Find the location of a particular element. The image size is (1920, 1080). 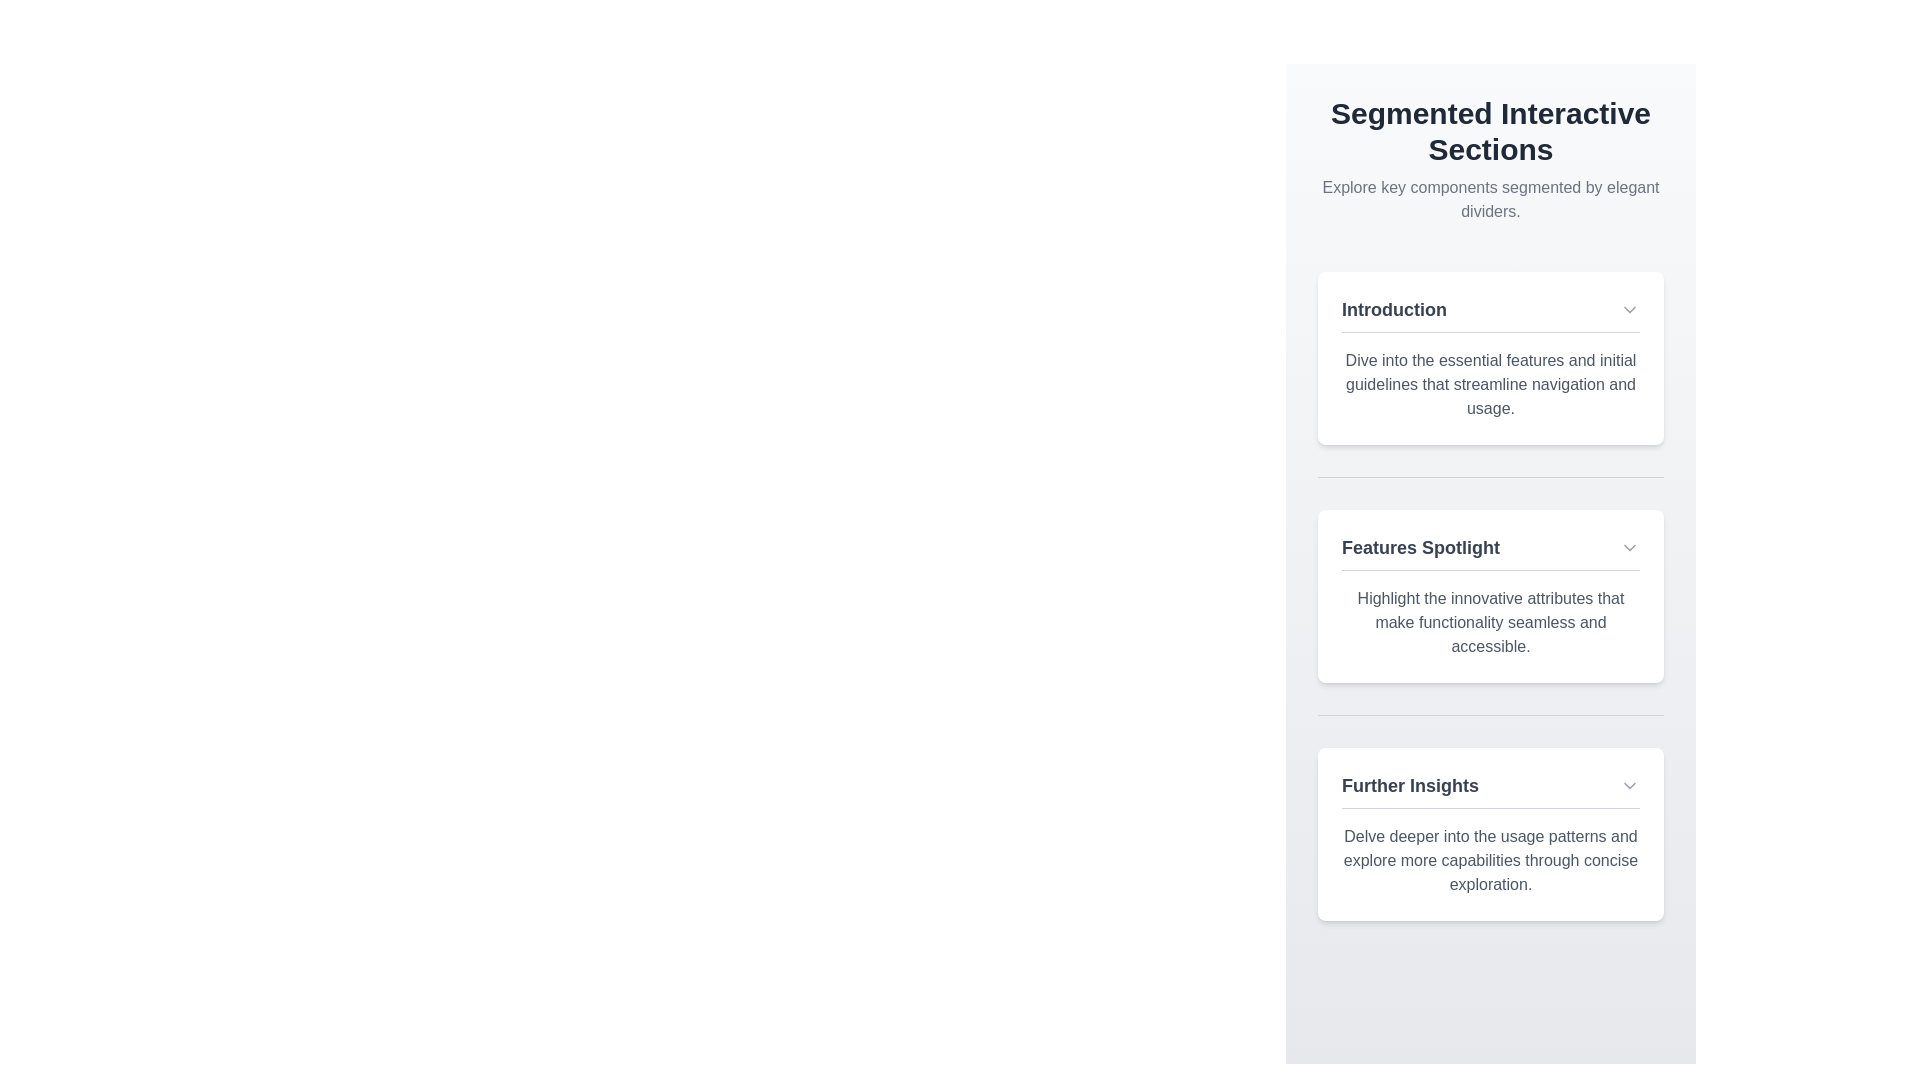

the Separator Line located between the 'Features Spotlight' section and the 'Further Insights' section to visually separate these two areas is located at coordinates (1491, 714).